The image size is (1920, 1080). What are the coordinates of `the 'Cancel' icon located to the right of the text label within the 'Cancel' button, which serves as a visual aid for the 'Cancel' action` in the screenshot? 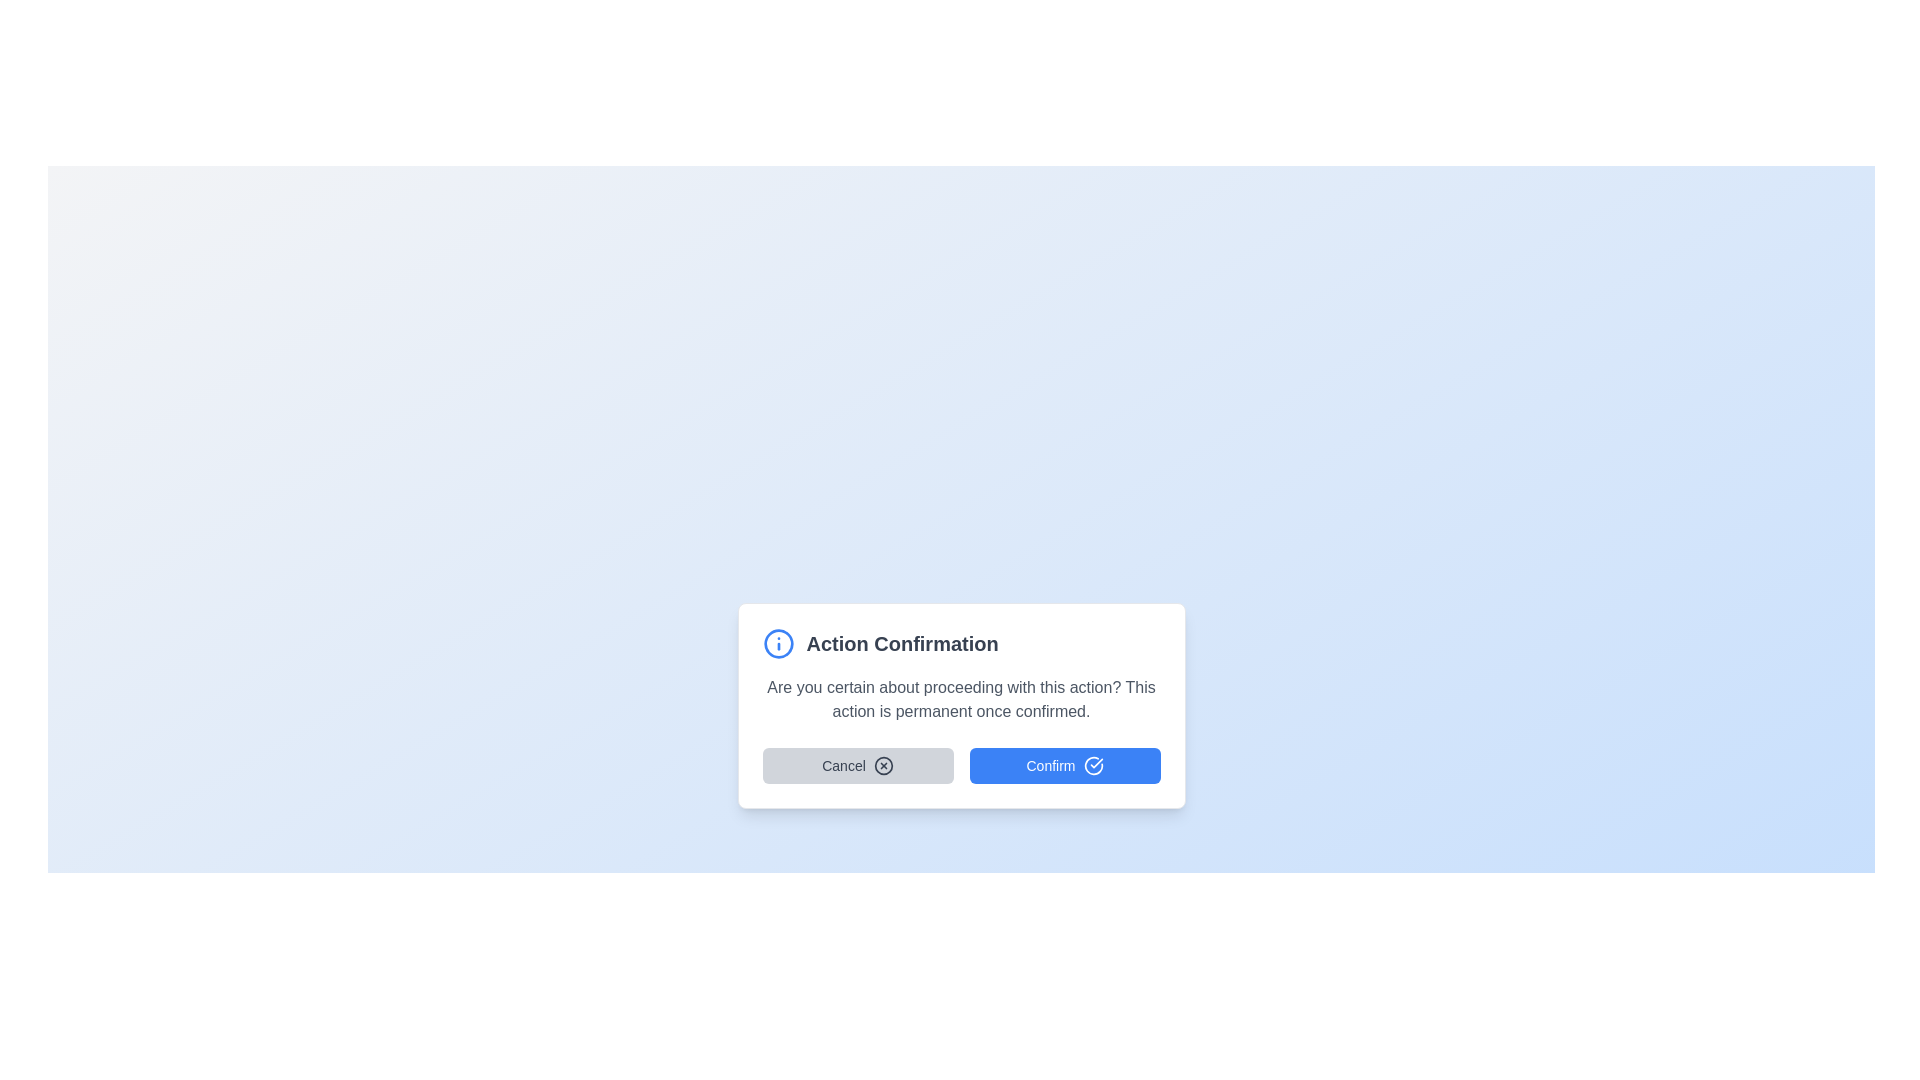 It's located at (882, 765).